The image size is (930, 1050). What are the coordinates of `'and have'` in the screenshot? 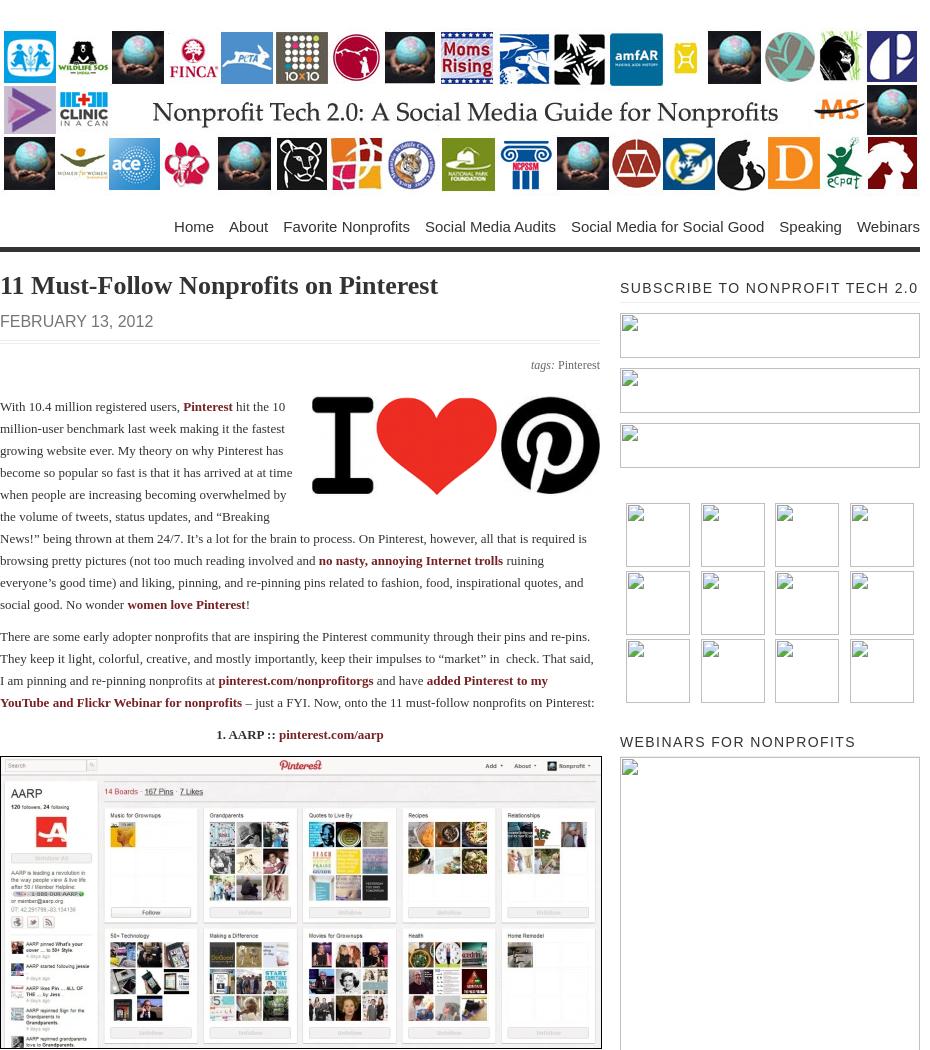 It's located at (399, 679).